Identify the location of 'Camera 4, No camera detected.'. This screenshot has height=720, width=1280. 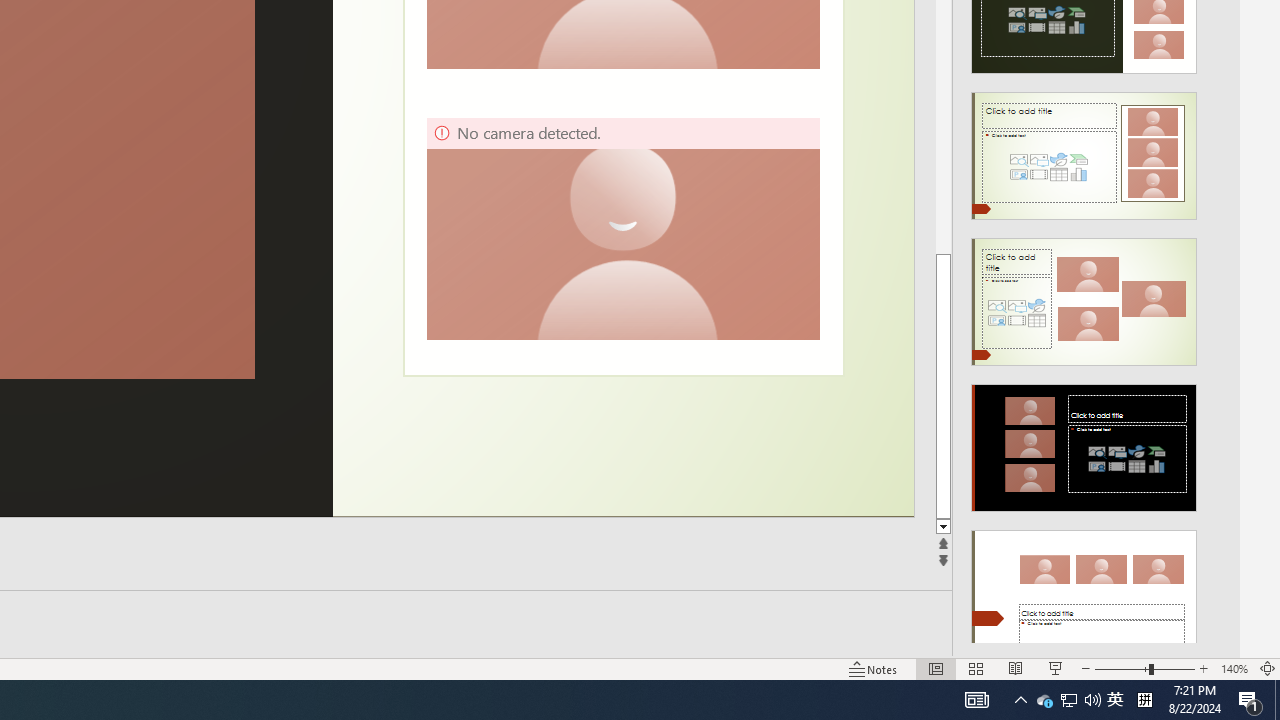
(622, 227).